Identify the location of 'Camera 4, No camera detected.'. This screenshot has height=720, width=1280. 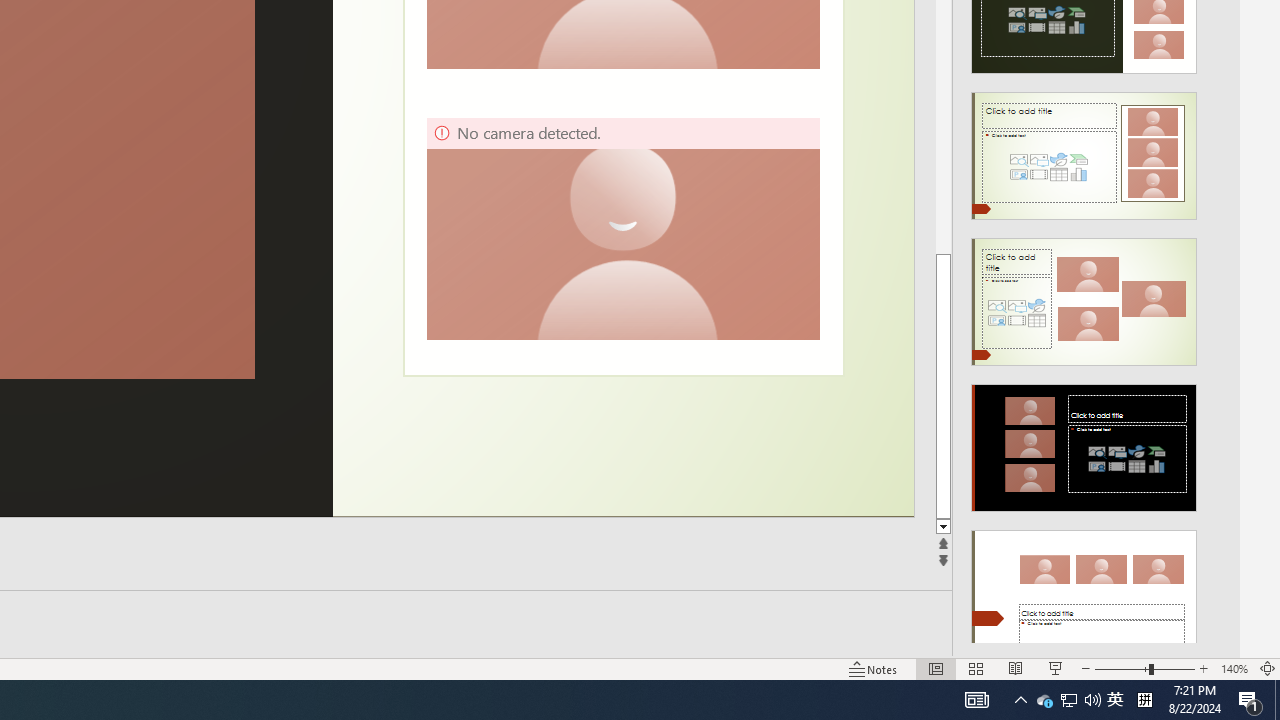
(622, 227).